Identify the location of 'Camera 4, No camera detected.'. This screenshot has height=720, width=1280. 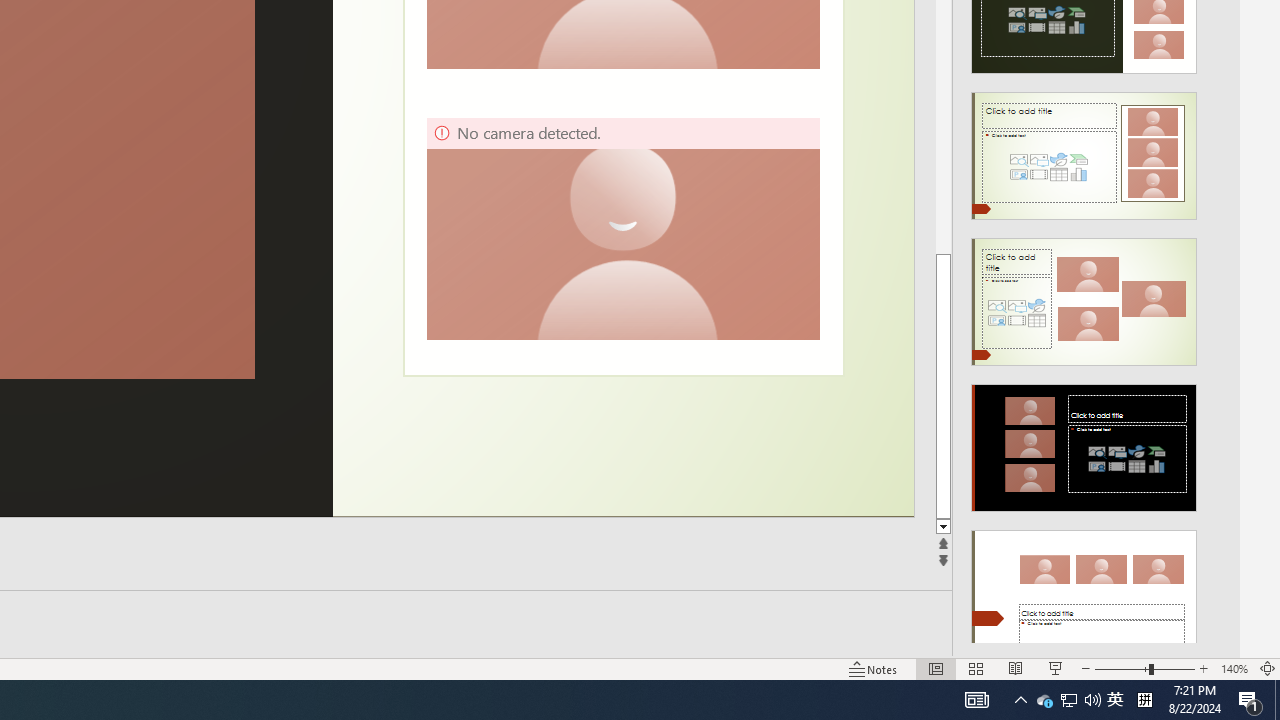
(622, 227).